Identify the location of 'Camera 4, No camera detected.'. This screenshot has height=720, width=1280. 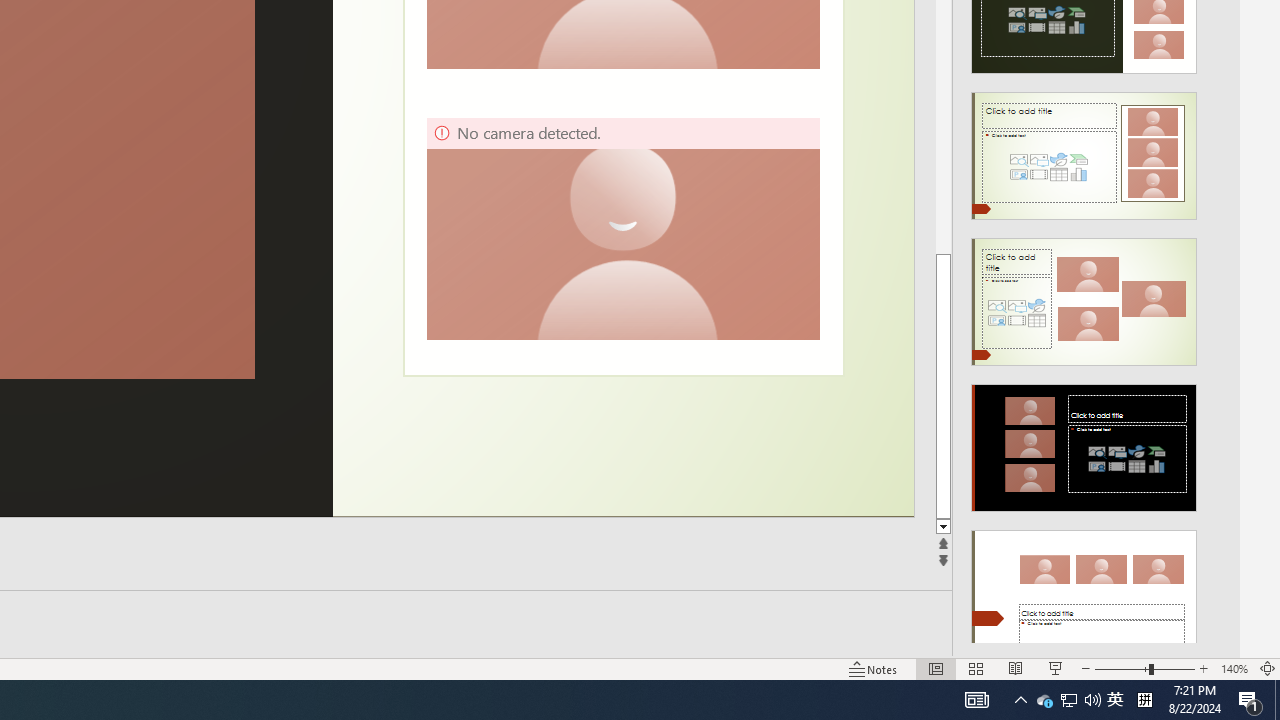
(622, 227).